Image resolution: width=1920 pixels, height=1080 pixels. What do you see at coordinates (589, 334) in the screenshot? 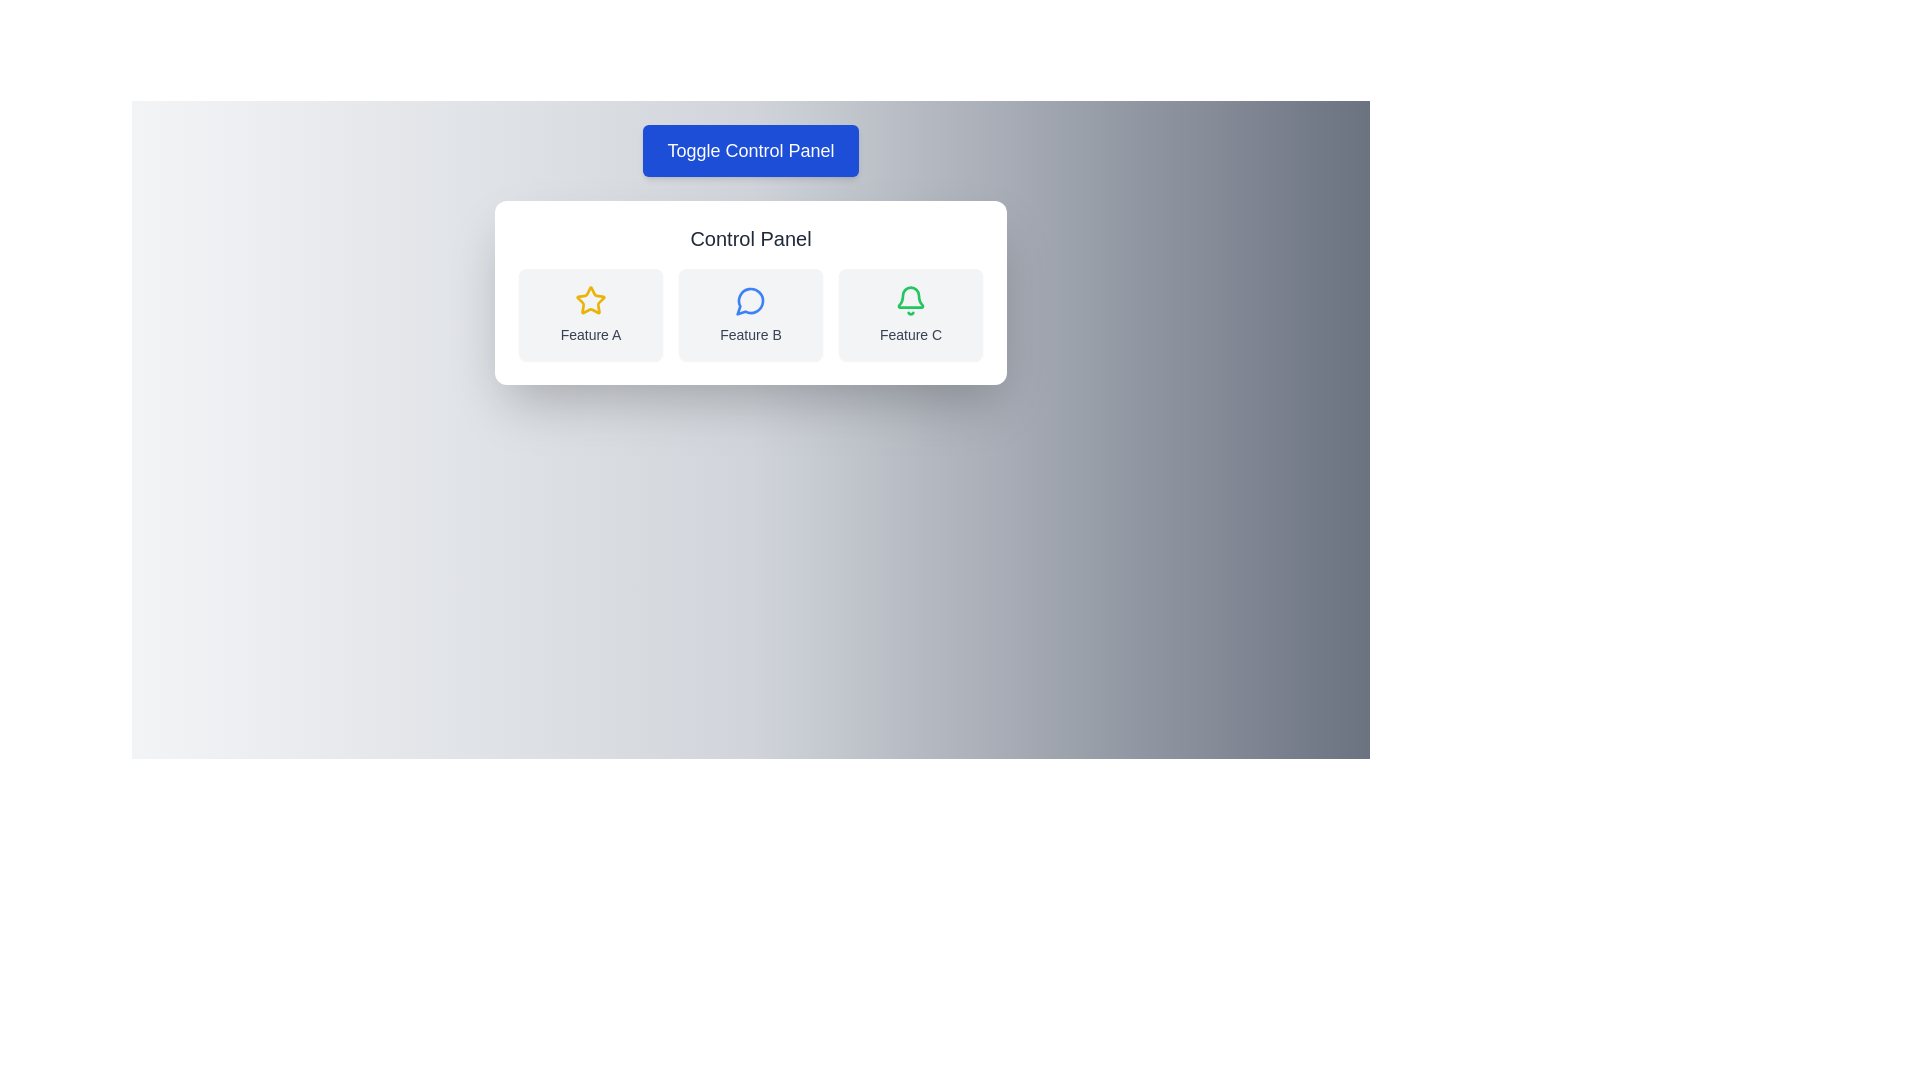
I see `the Text label that describes the feature represented by the star icon, located centrally within the 'Feature A' panel under the 'Control Panel' title` at bounding box center [589, 334].